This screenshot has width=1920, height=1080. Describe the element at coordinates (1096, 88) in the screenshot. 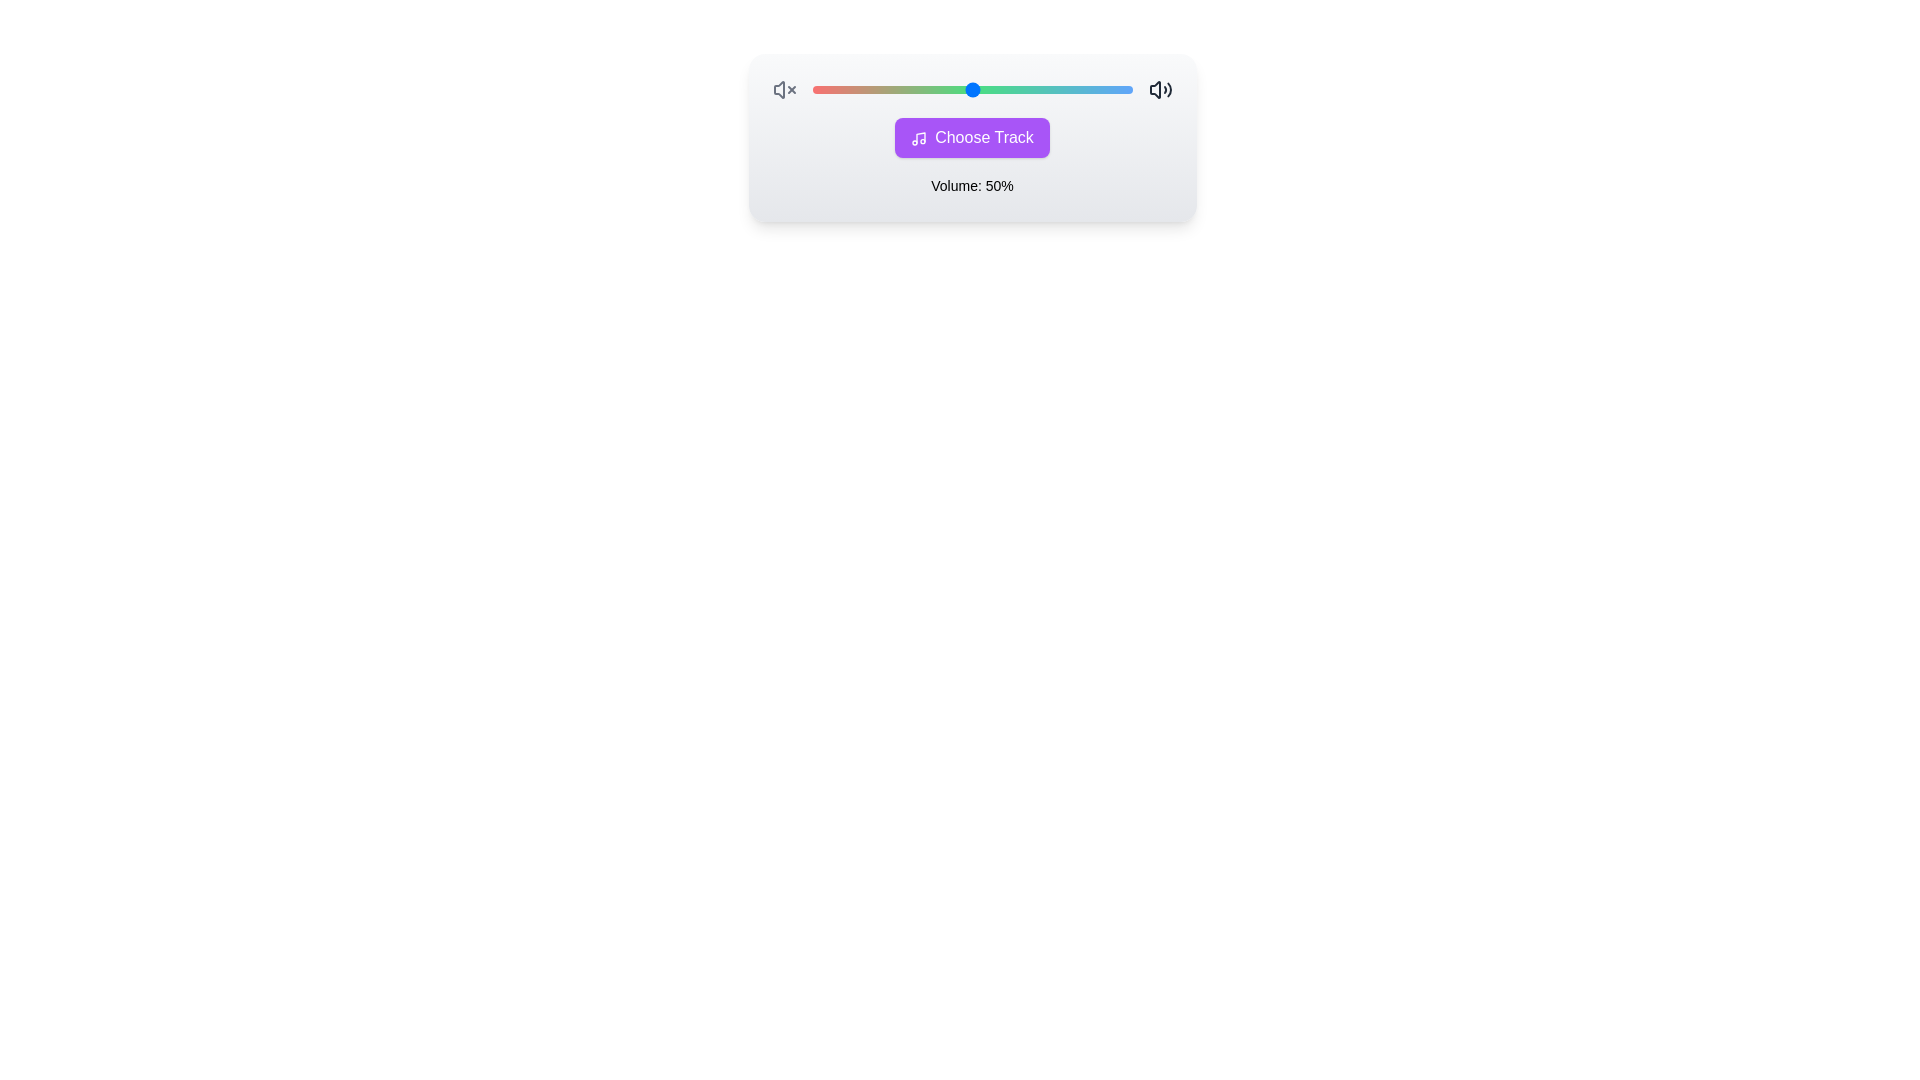

I see `the volume to 89% using the slider` at that location.